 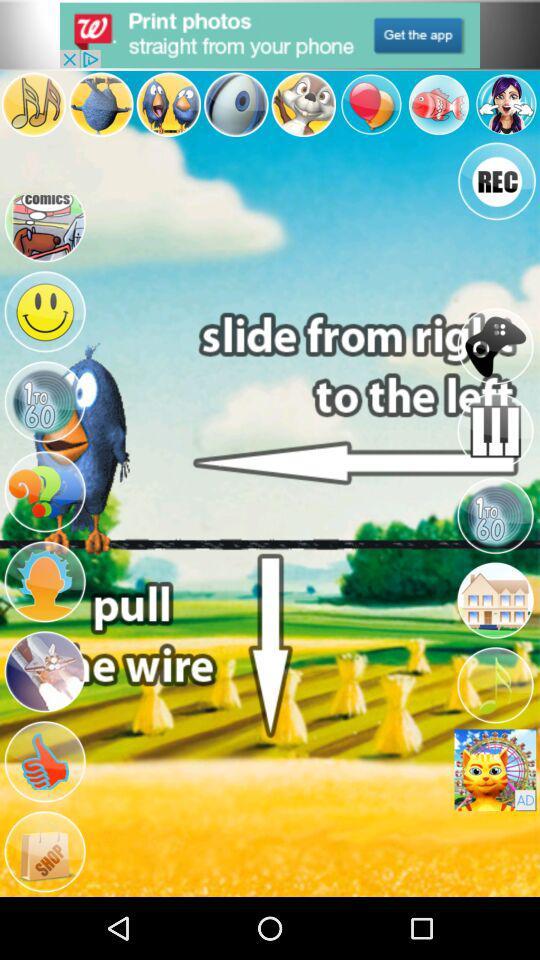 What do you see at coordinates (370, 104) in the screenshot?
I see `go the icon which is in the first line sixth icon` at bounding box center [370, 104].